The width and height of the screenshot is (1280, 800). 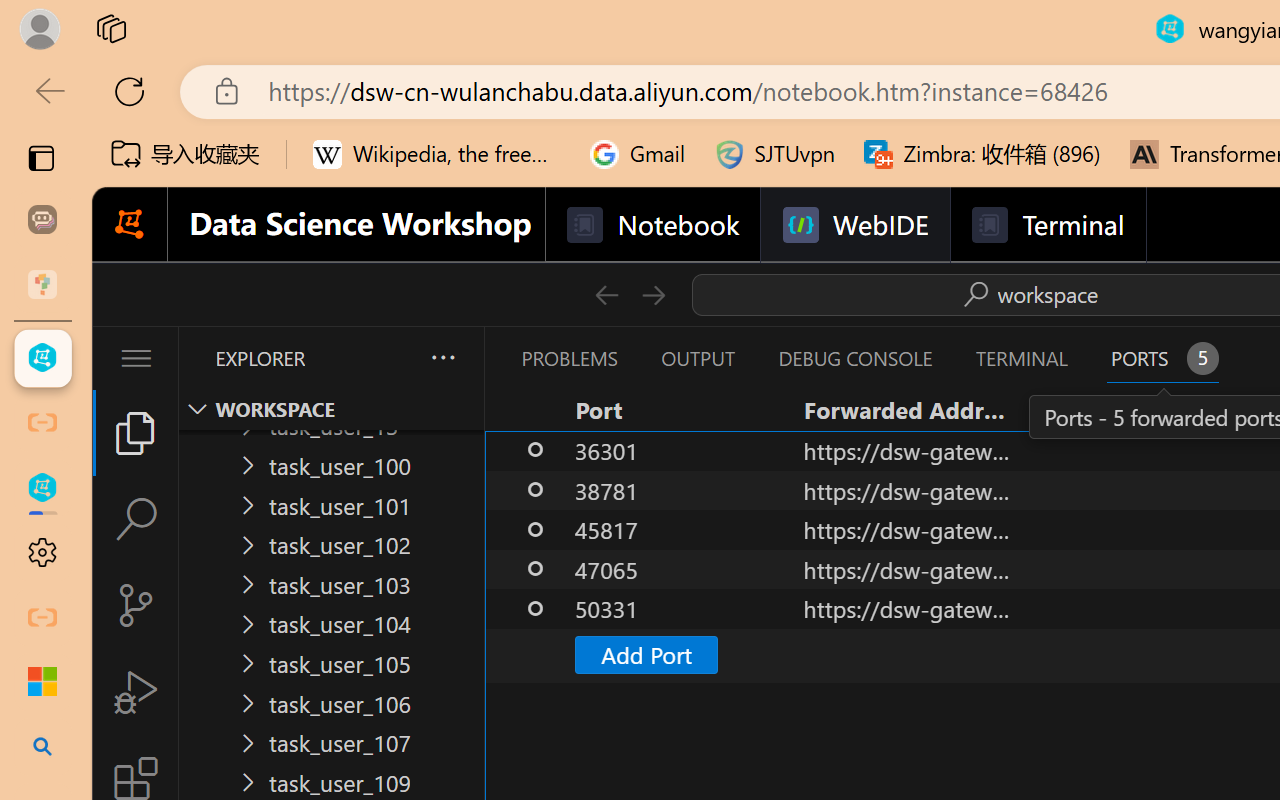 I want to click on 'Terminal', so click(x=1046, y=225).